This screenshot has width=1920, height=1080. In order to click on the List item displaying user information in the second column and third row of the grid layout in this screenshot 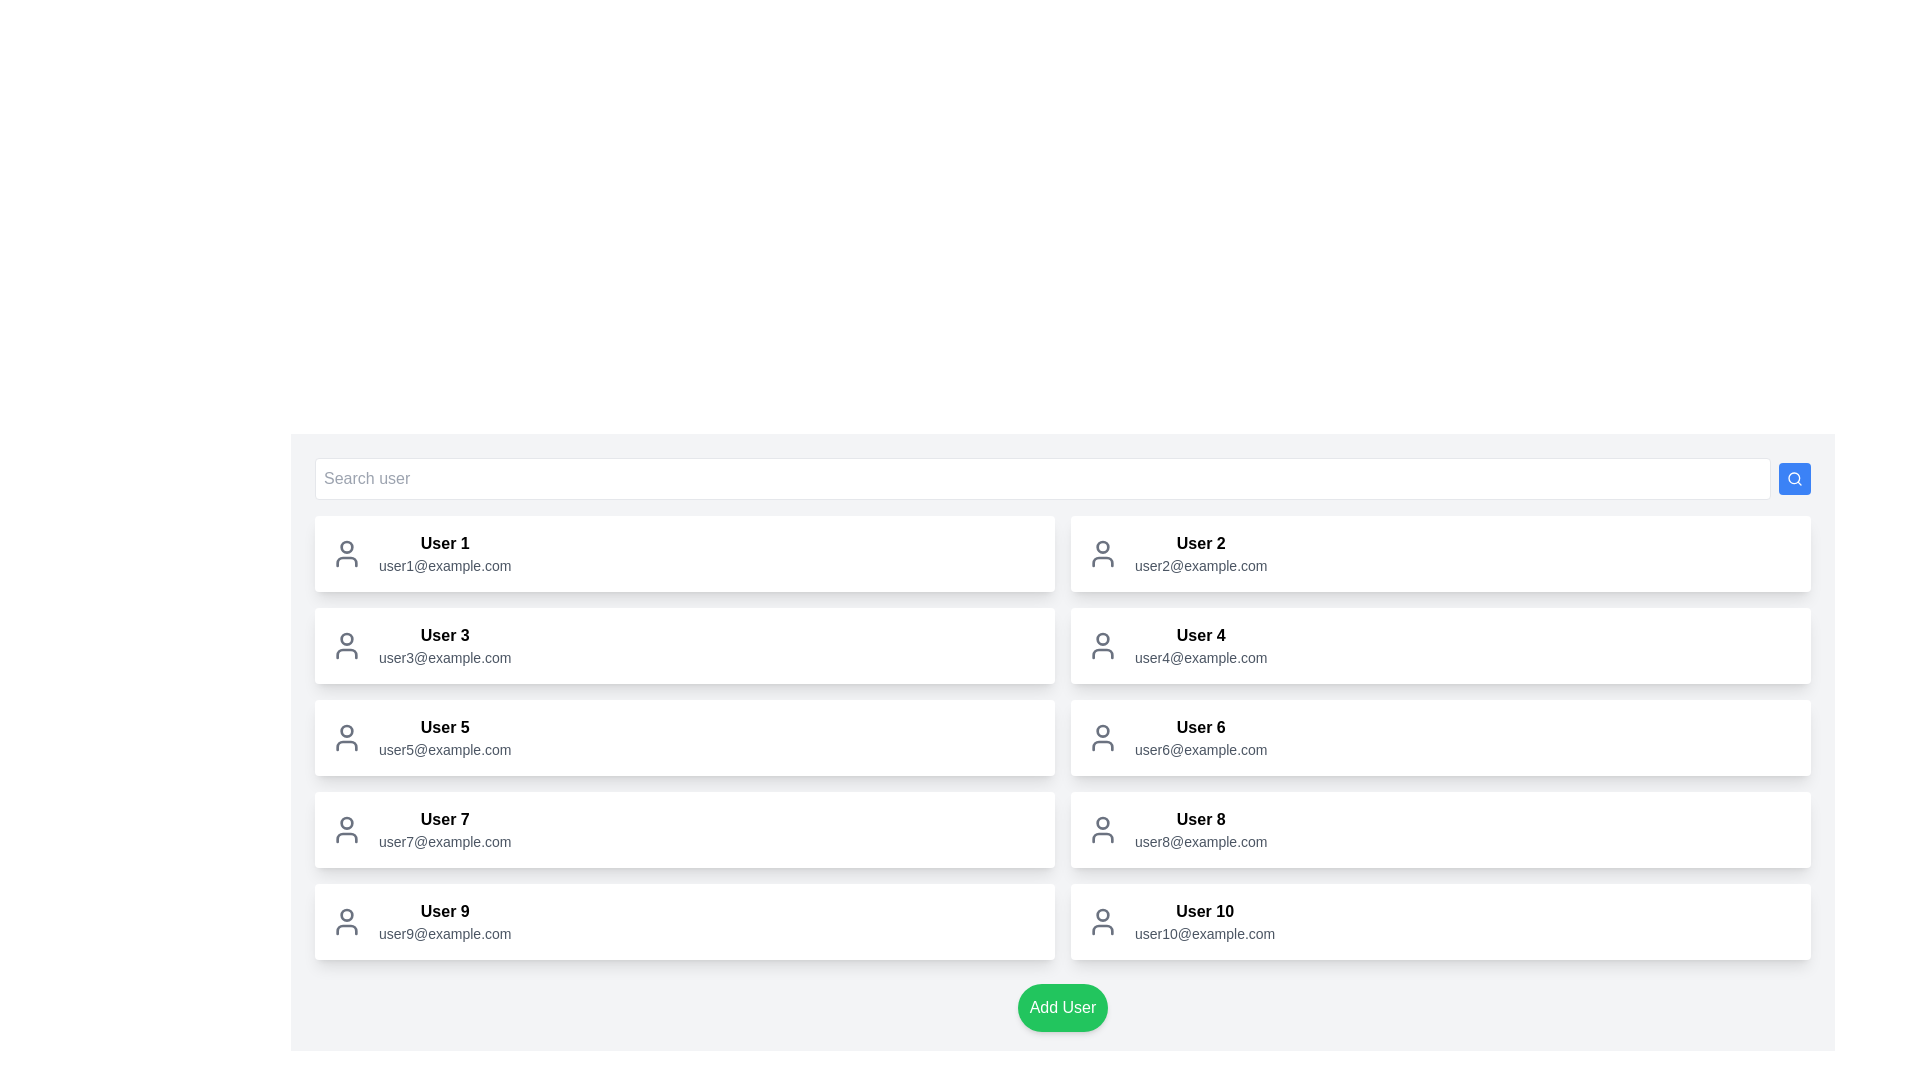, I will do `click(1440, 737)`.